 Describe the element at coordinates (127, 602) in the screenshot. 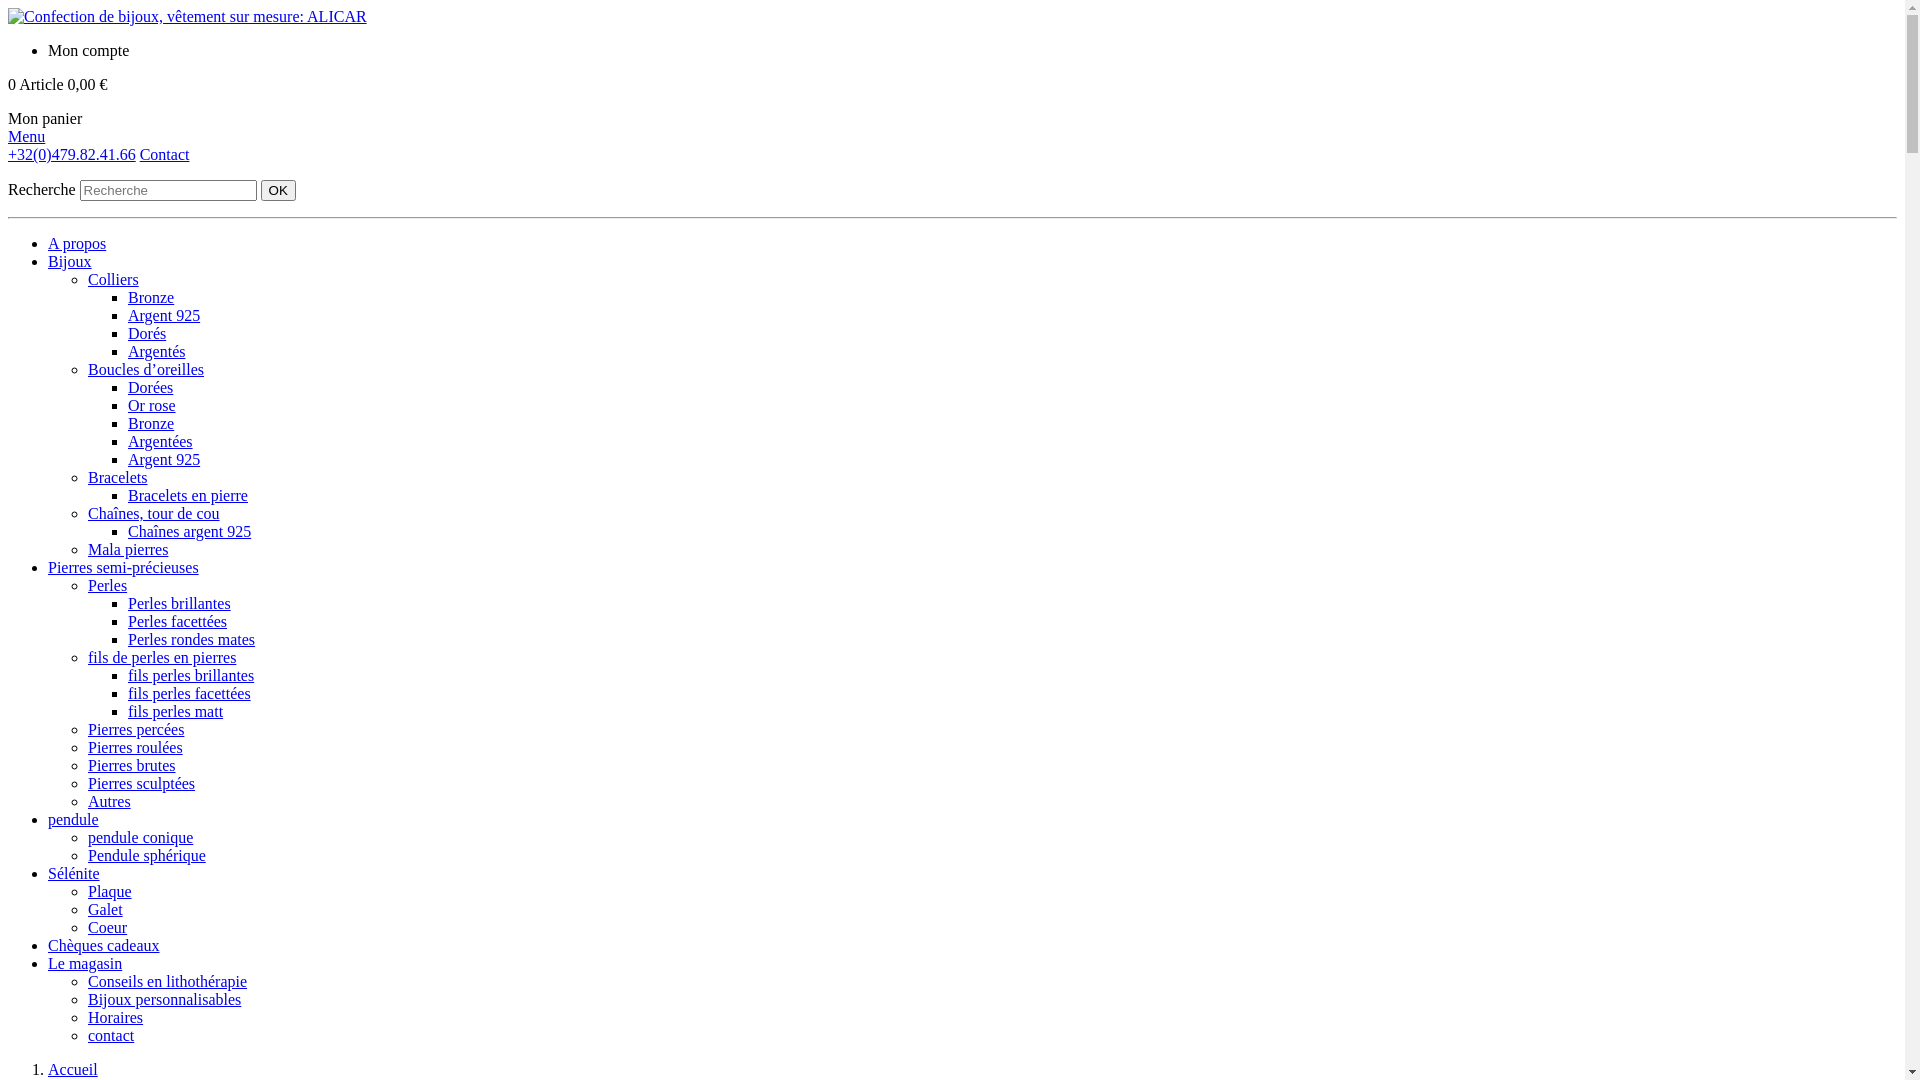

I see `'Perles brillantes'` at that location.